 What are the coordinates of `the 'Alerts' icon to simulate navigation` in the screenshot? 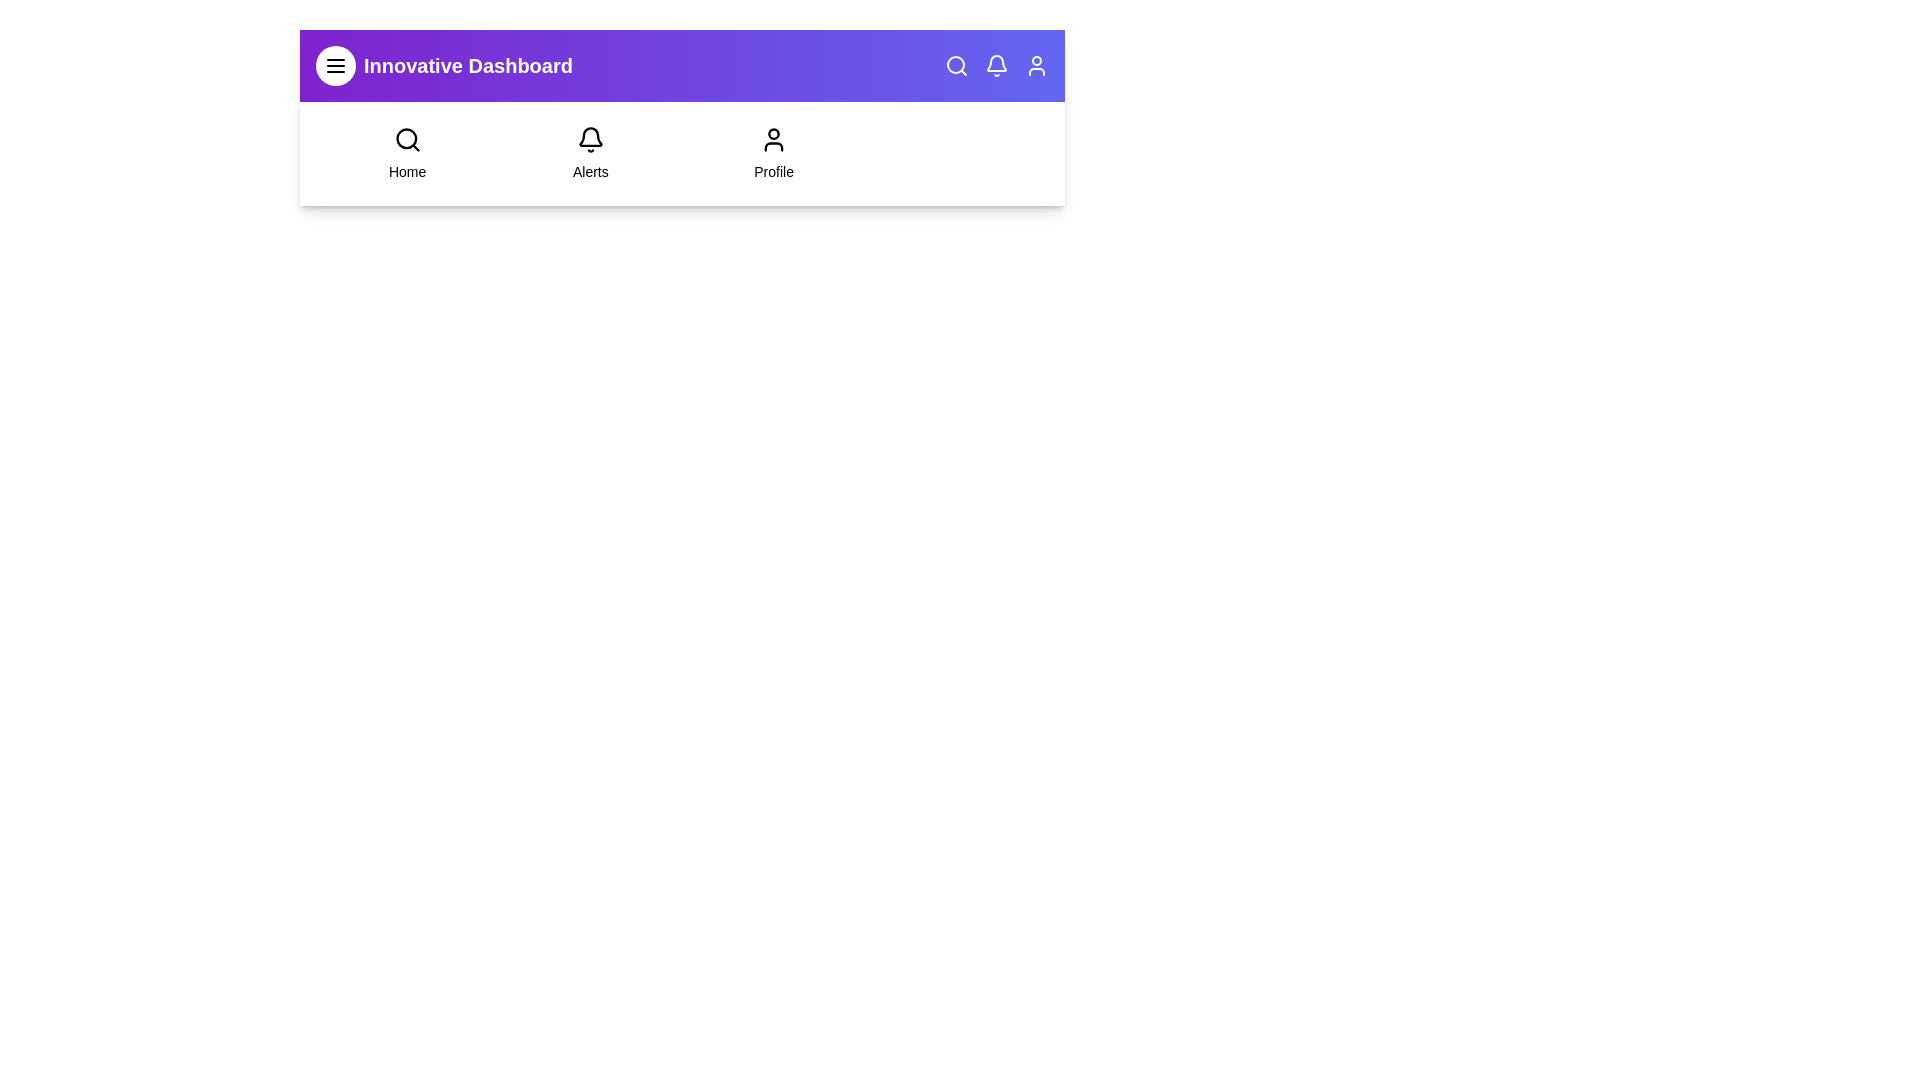 It's located at (589, 138).